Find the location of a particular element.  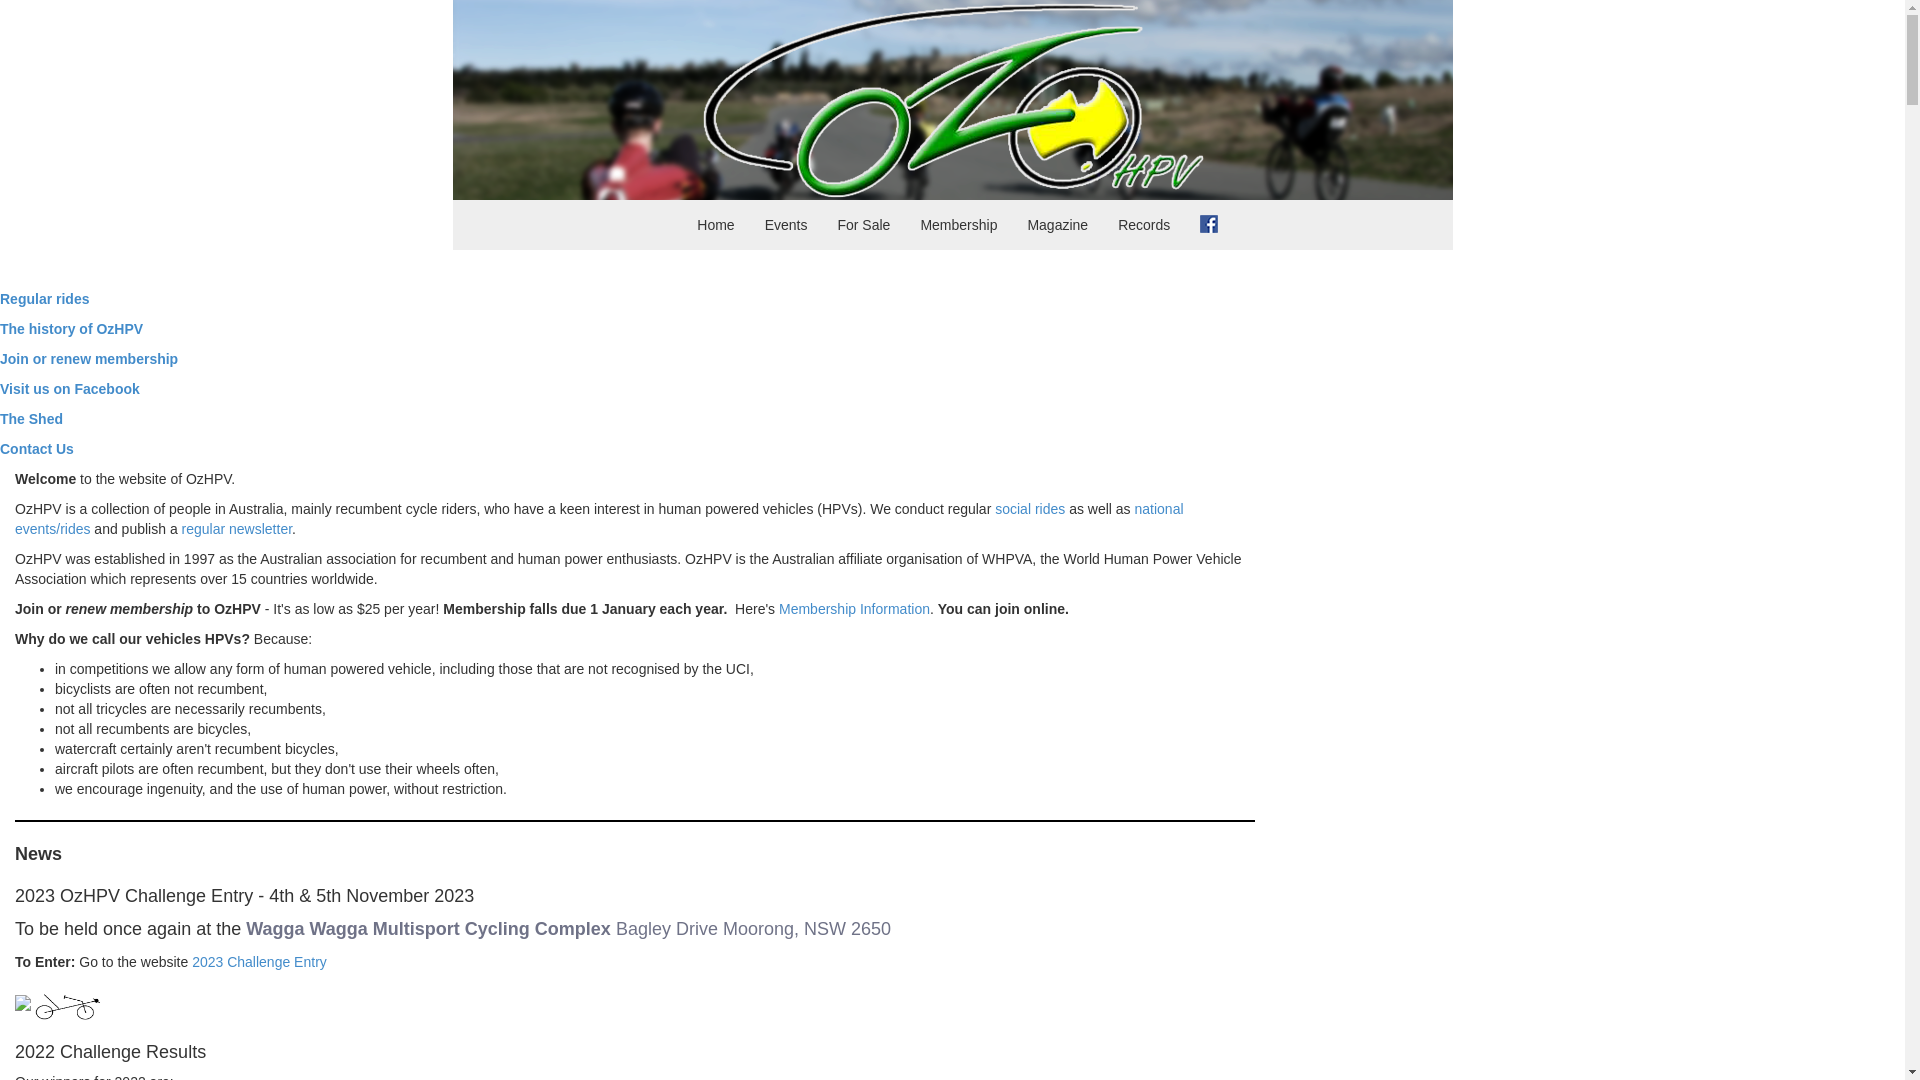

'The Shed' is located at coordinates (31, 418).